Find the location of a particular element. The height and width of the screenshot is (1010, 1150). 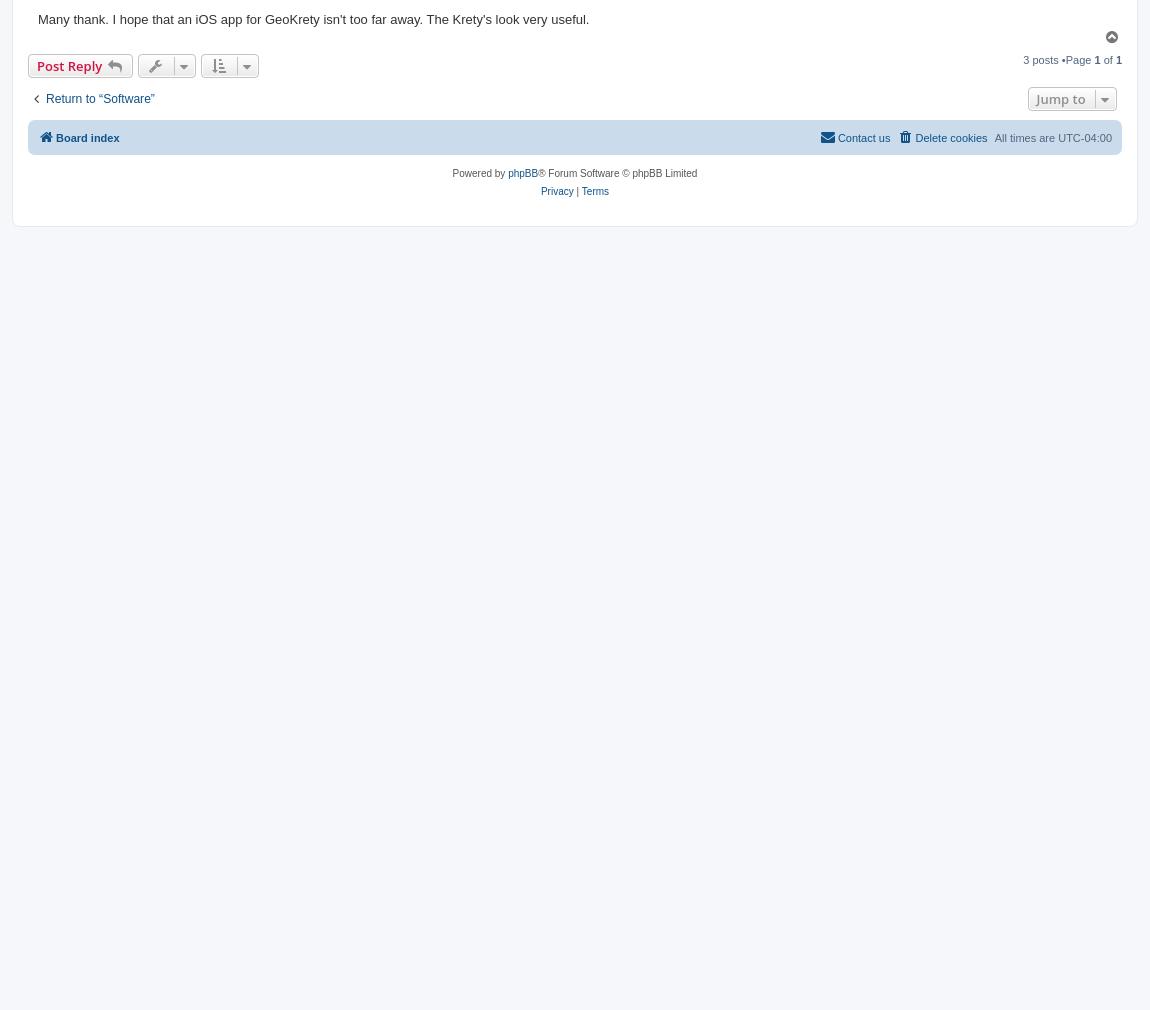

'|' is located at coordinates (575, 190).